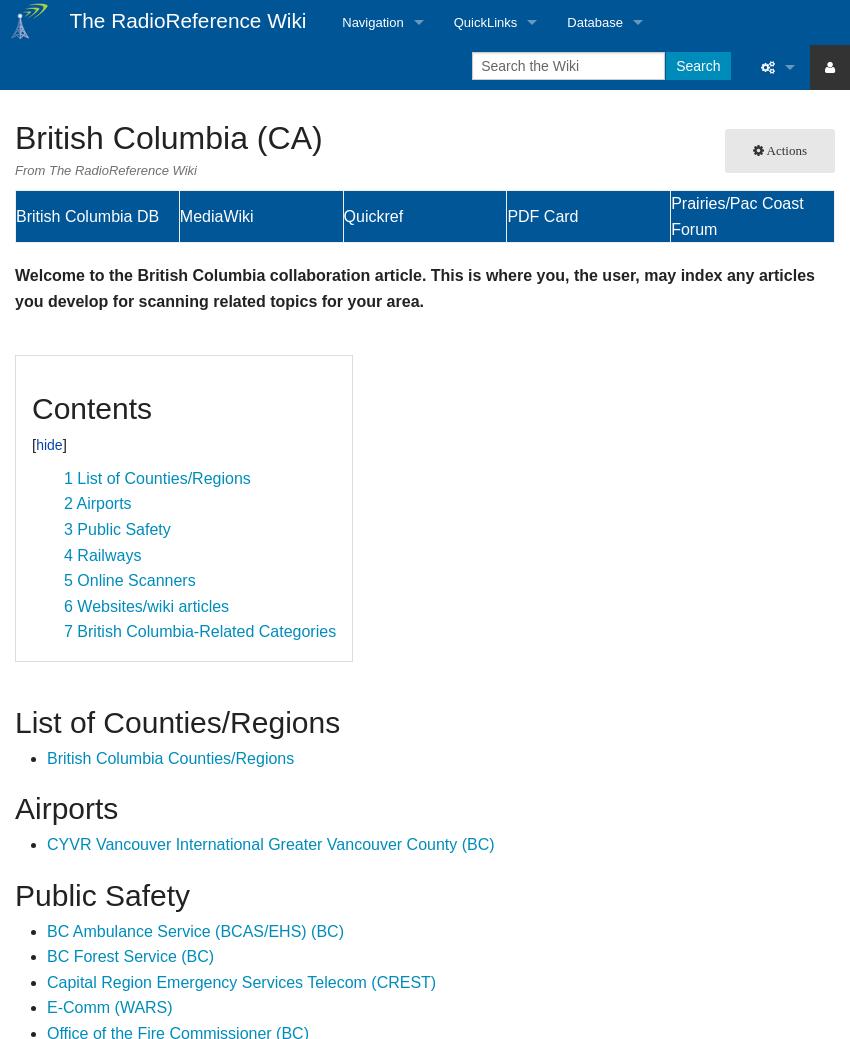 The image size is (850, 1039). What do you see at coordinates (371, 216) in the screenshot?
I see `'Quickref'` at bounding box center [371, 216].